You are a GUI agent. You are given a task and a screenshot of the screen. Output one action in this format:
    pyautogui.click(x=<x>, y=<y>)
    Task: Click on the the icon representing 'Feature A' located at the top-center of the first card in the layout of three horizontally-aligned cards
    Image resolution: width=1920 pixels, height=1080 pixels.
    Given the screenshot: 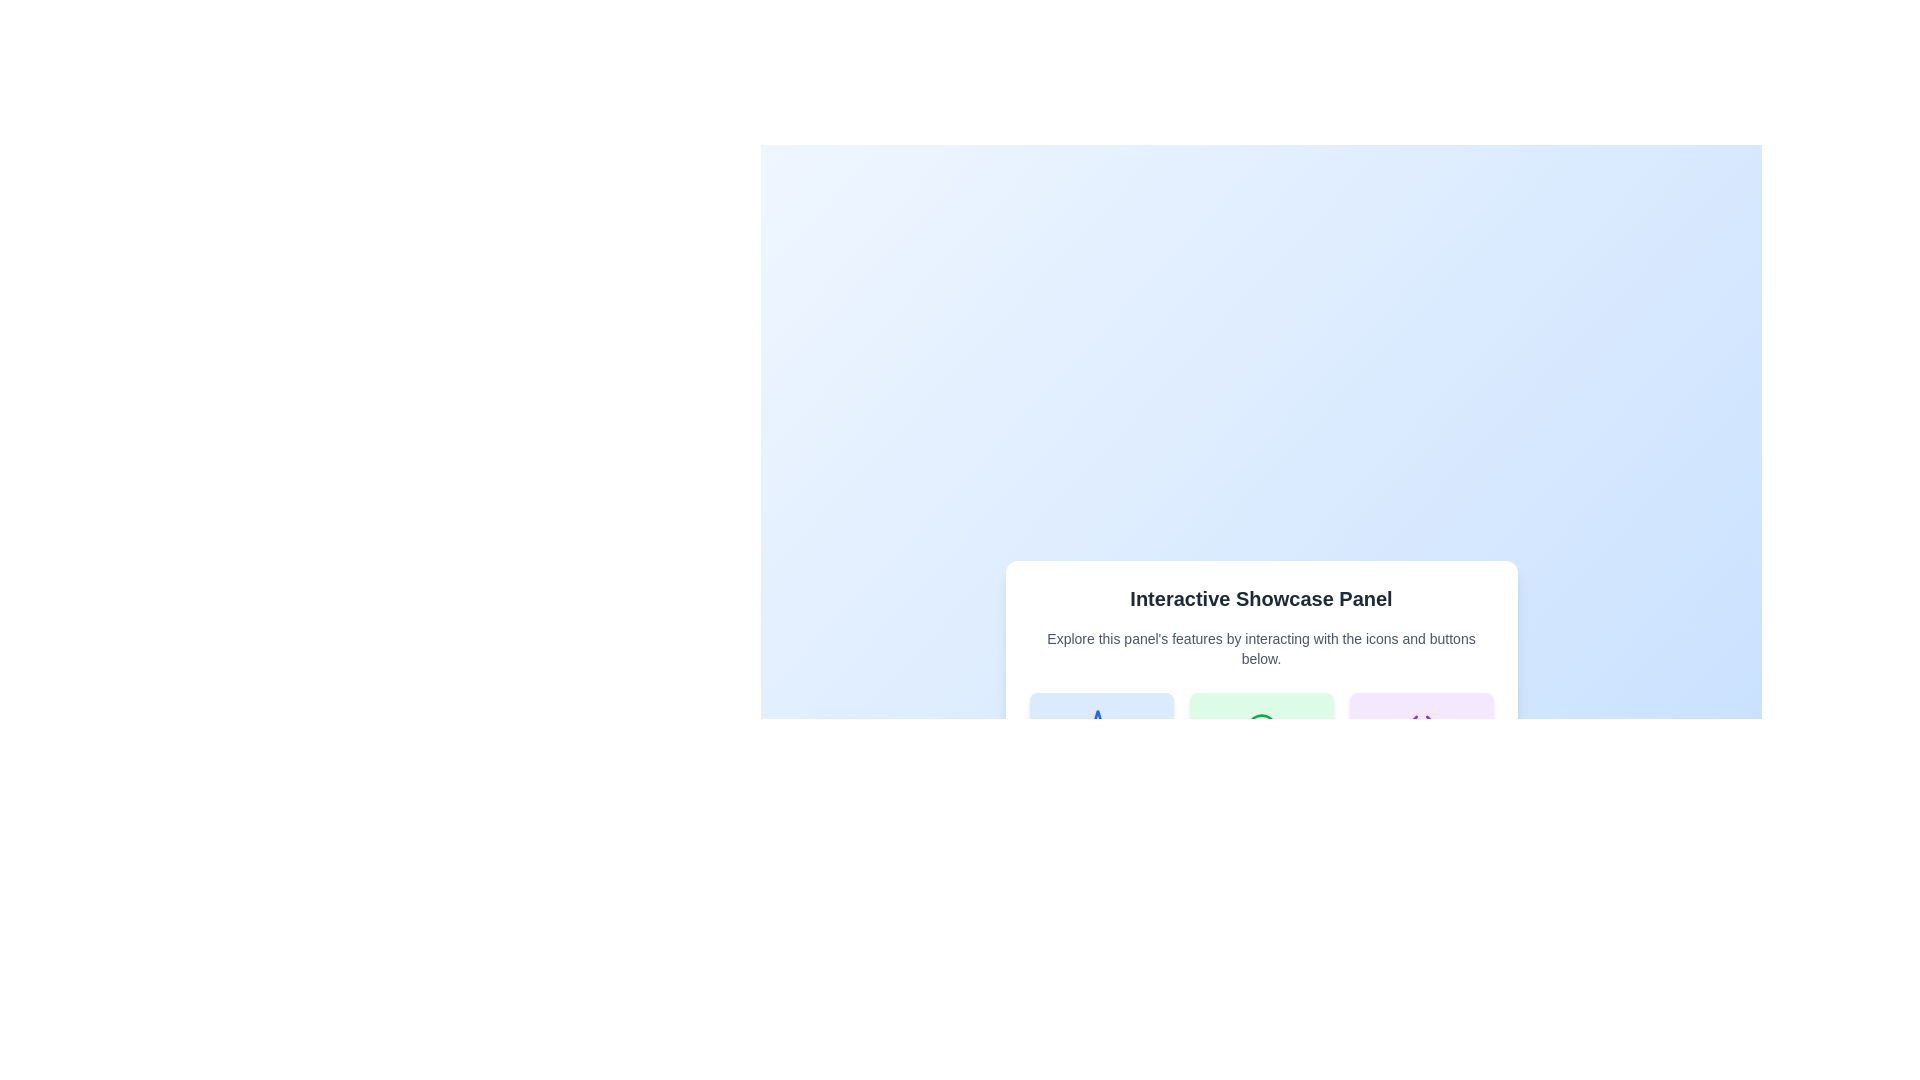 What is the action you would take?
    pyautogui.click(x=1100, y=725)
    